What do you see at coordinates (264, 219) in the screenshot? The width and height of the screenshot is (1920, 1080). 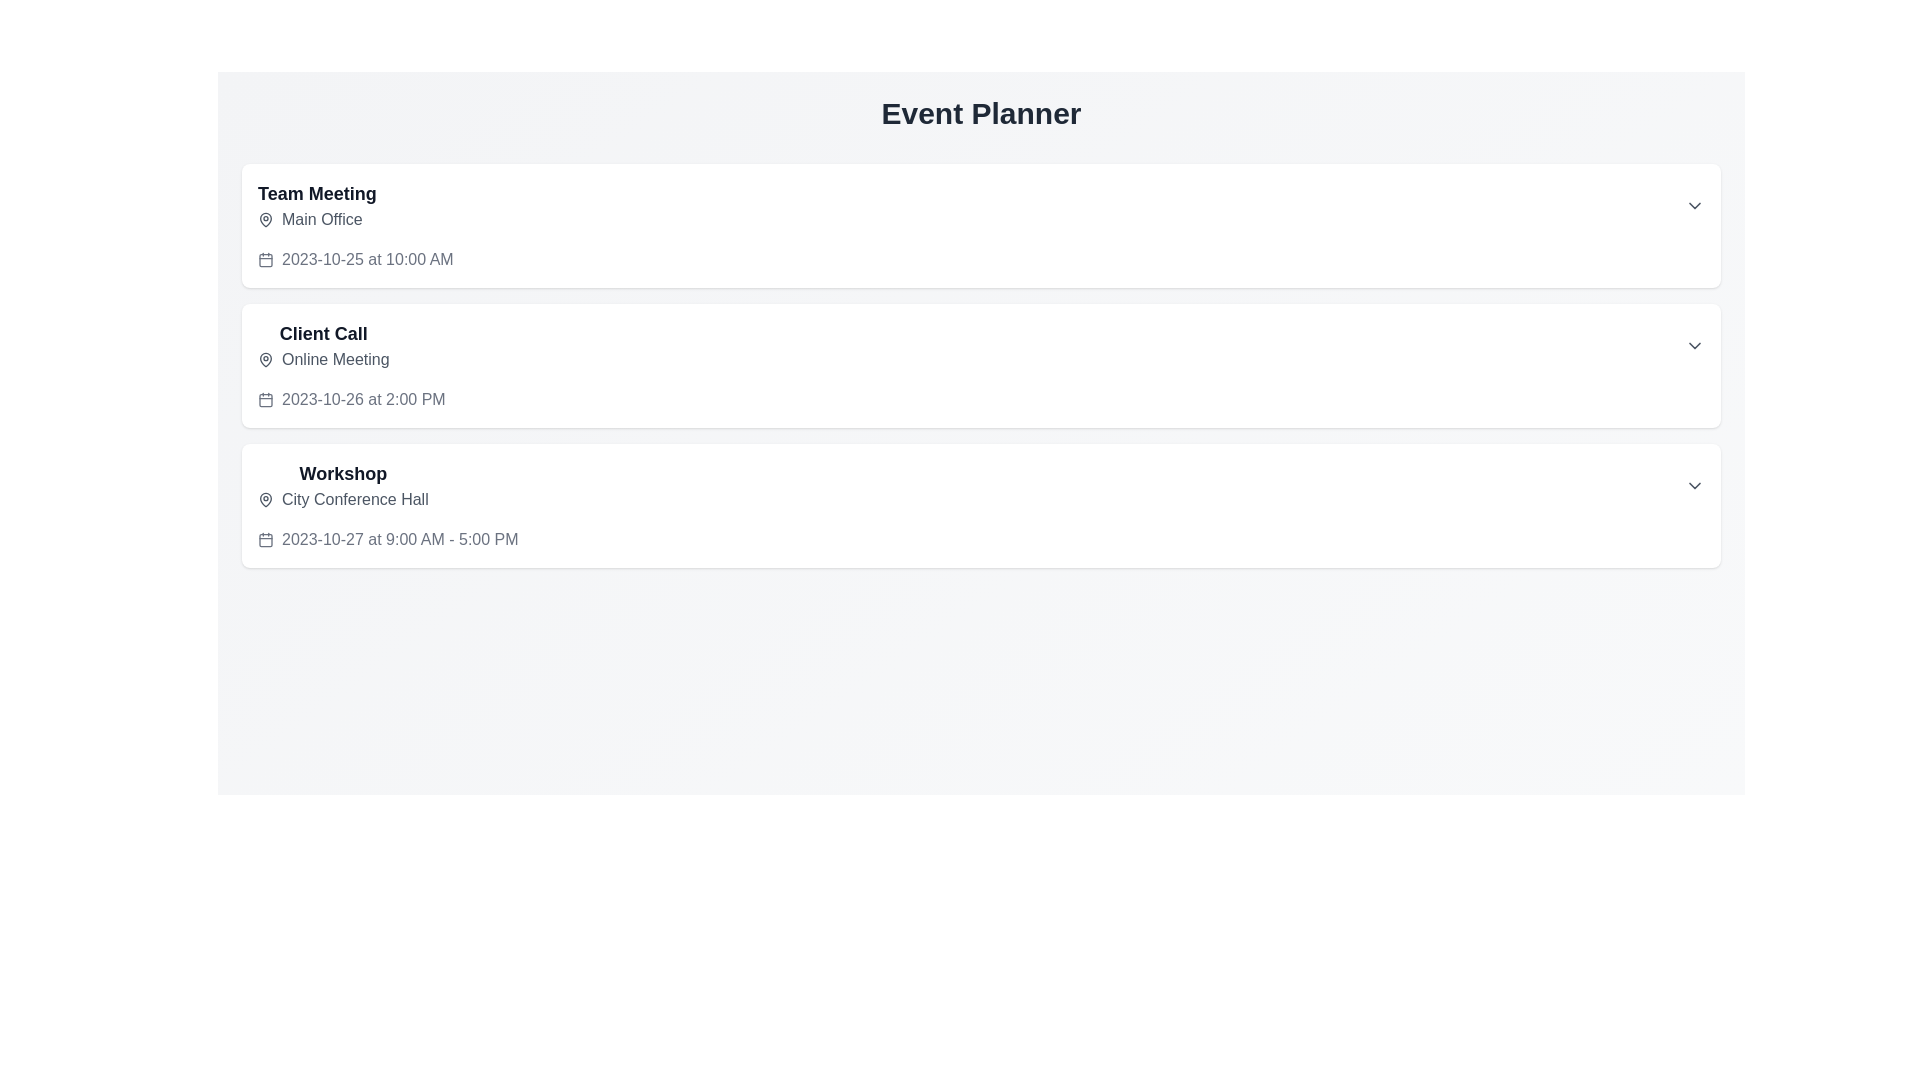 I see `the pin-shaped icon element located near the 'Main Office' label within the 'Team Meeting' card` at bounding box center [264, 219].